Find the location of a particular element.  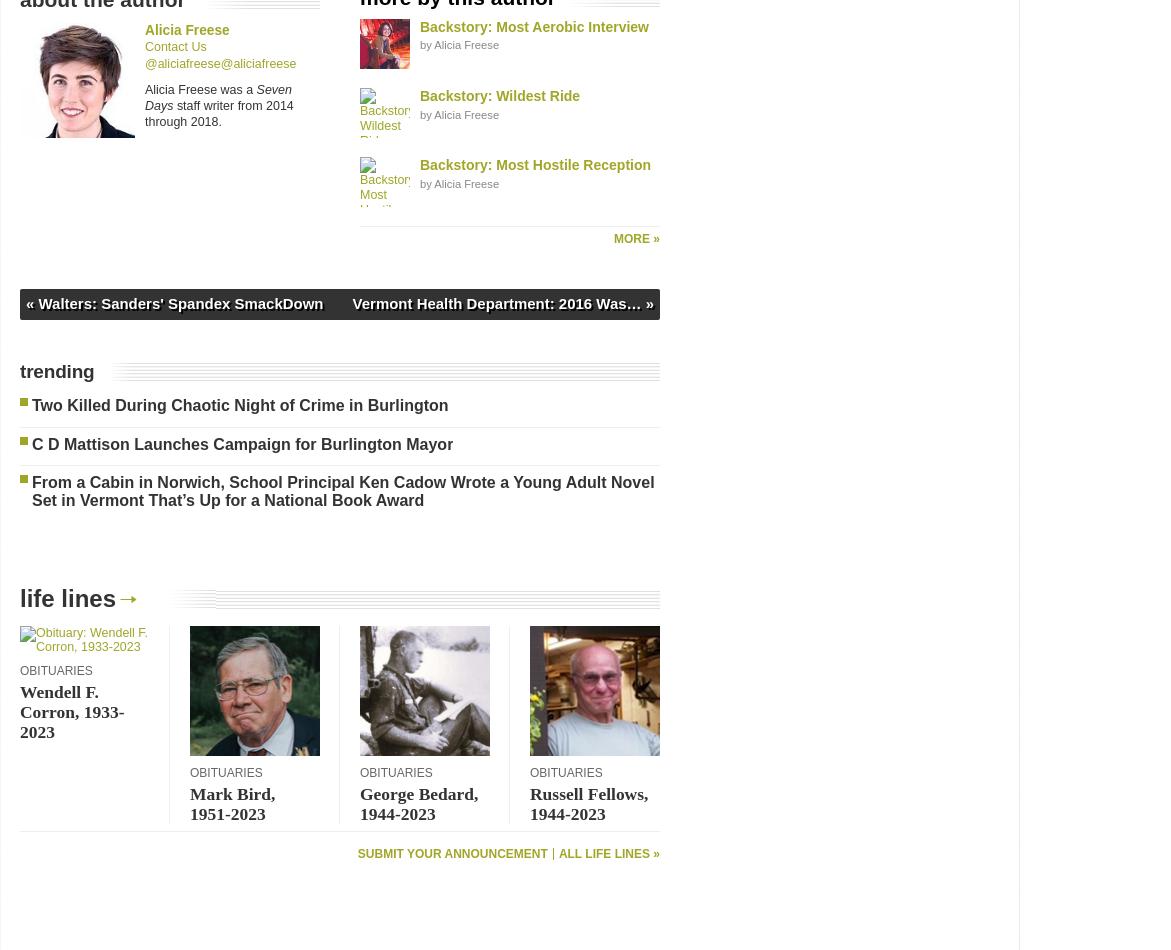

'« Walters: Sanders' Spandex SmackDown' is located at coordinates (173, 301).